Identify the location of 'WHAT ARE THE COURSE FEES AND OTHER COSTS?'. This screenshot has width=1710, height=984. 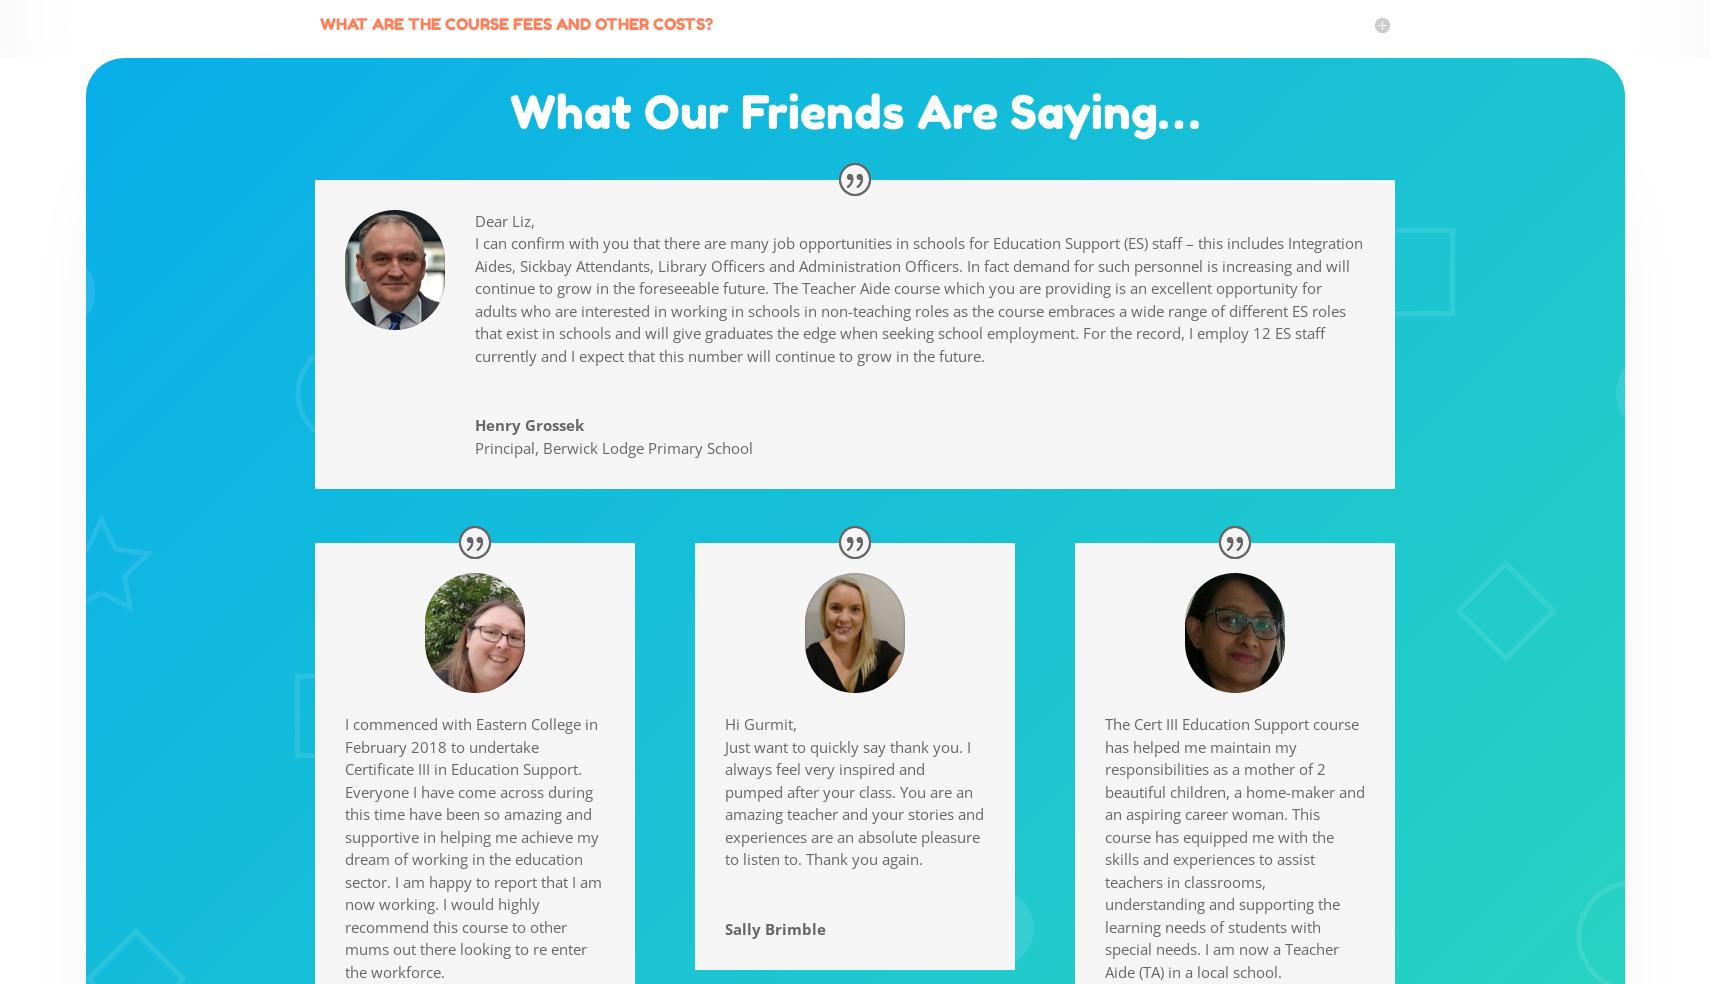
(318, 23).